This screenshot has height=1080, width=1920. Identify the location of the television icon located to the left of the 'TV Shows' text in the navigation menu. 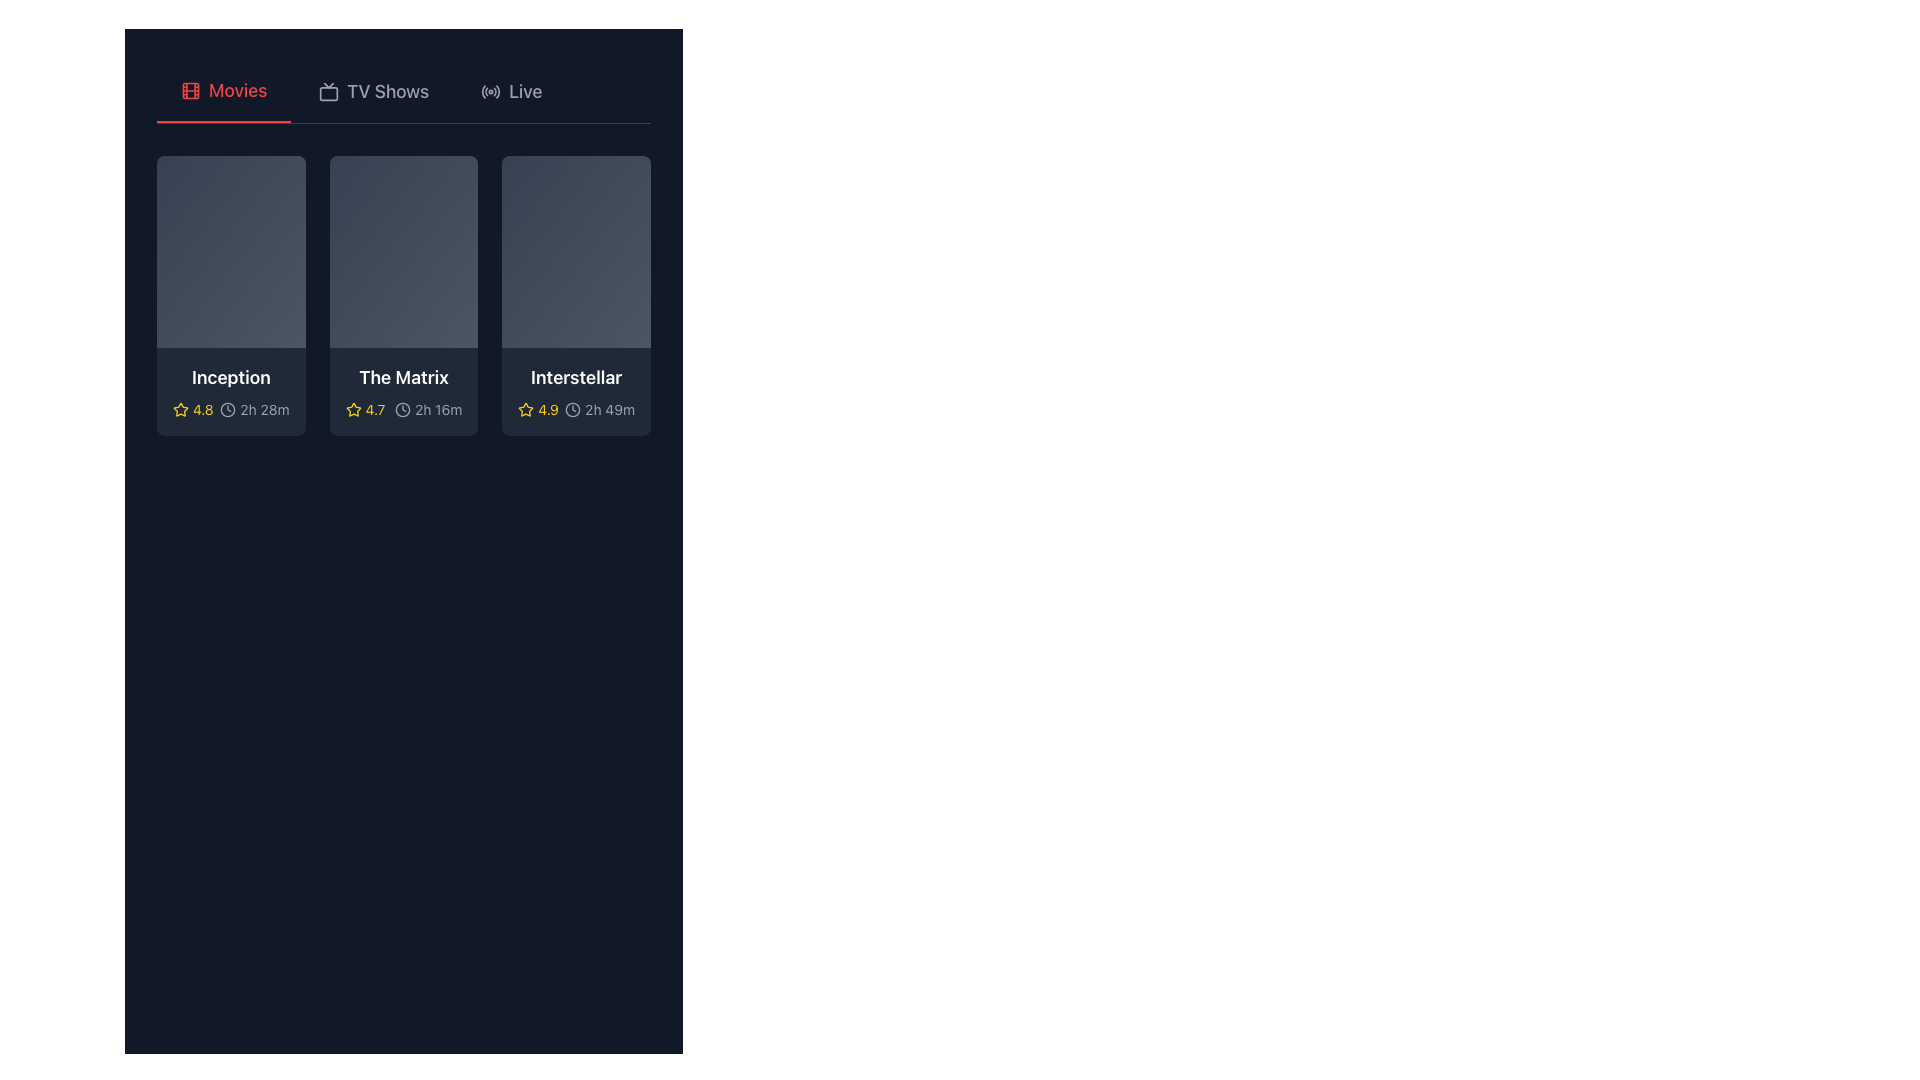
(329, 92).